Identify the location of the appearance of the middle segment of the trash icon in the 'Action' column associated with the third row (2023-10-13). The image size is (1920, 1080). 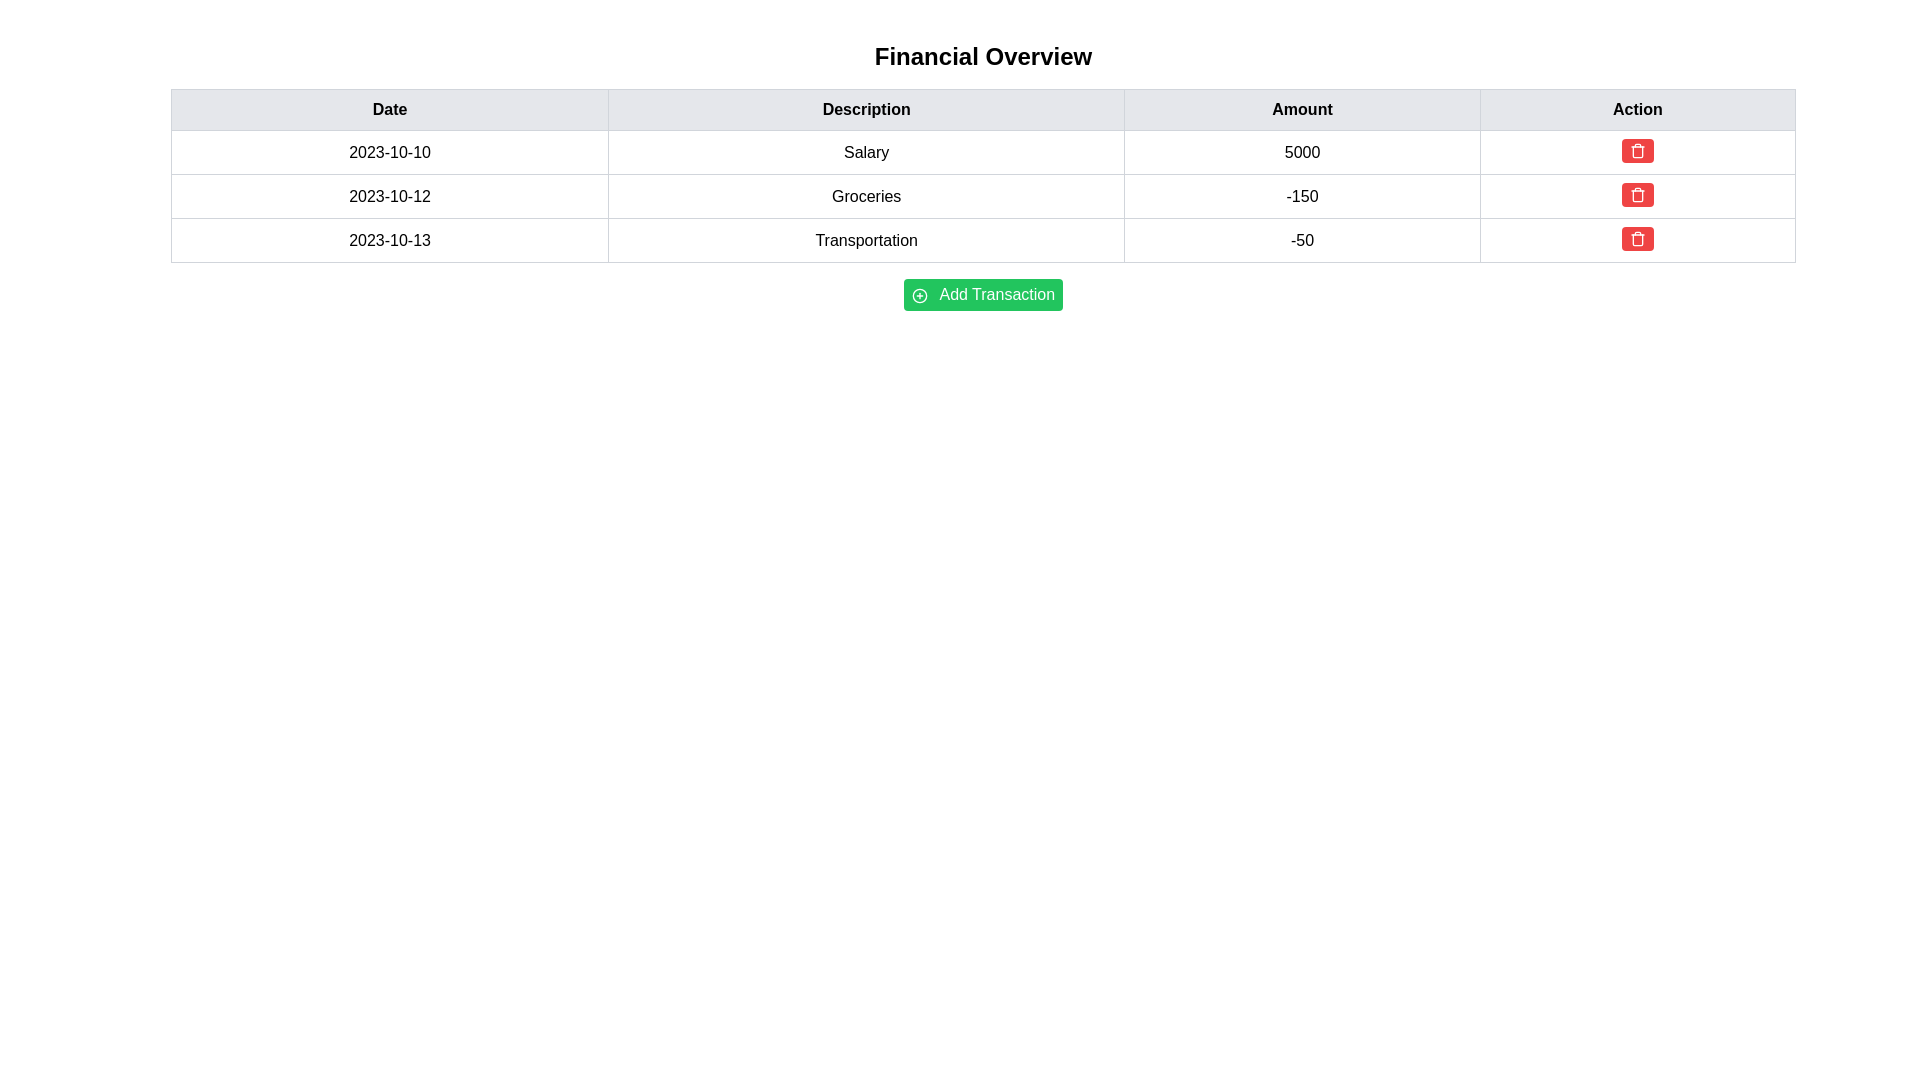
(1637, 196).